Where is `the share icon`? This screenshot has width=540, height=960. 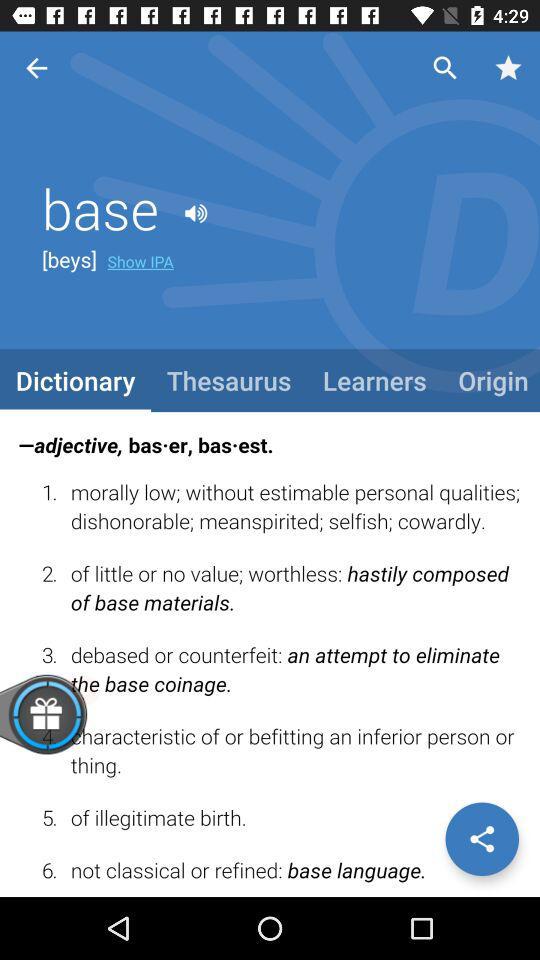 the share icon is located at coordinates (481, 839).